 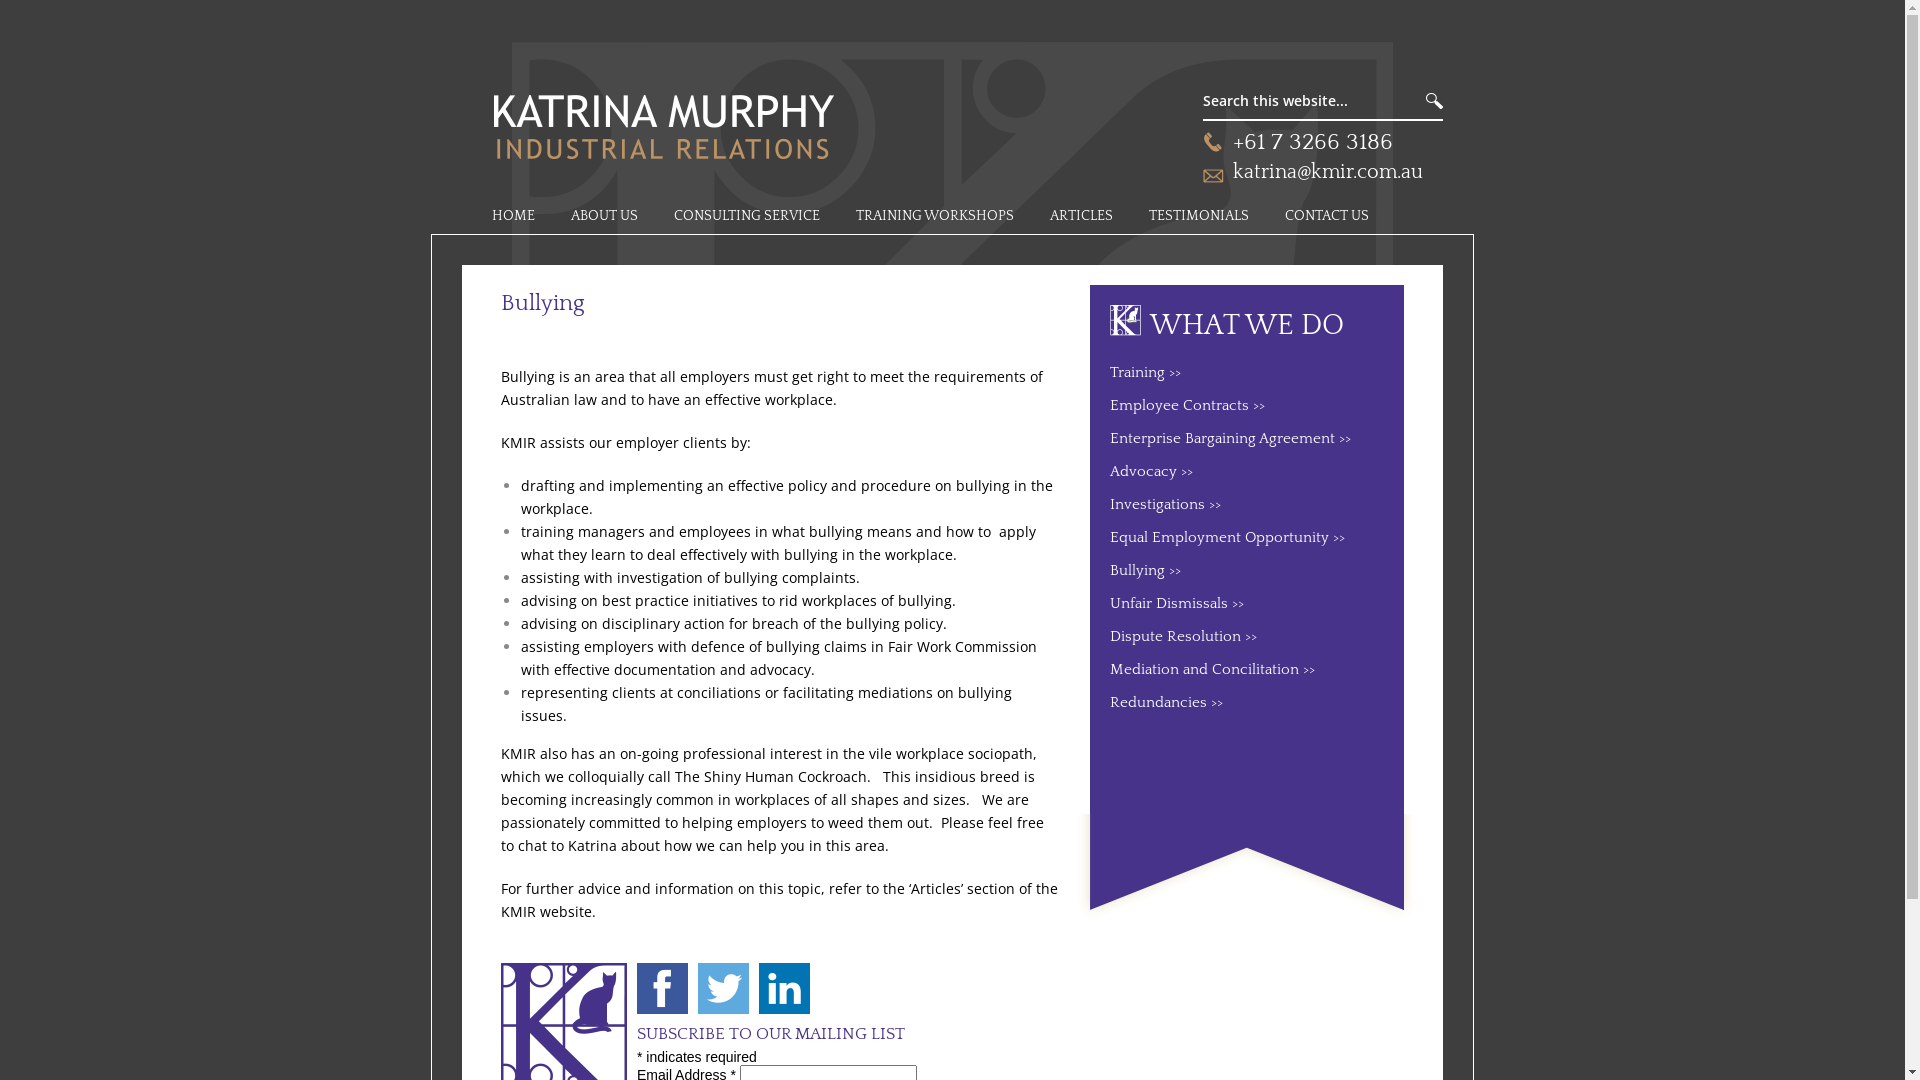 I want to click on 'CONSULTING SERVICE', so click(x=746, y=216).